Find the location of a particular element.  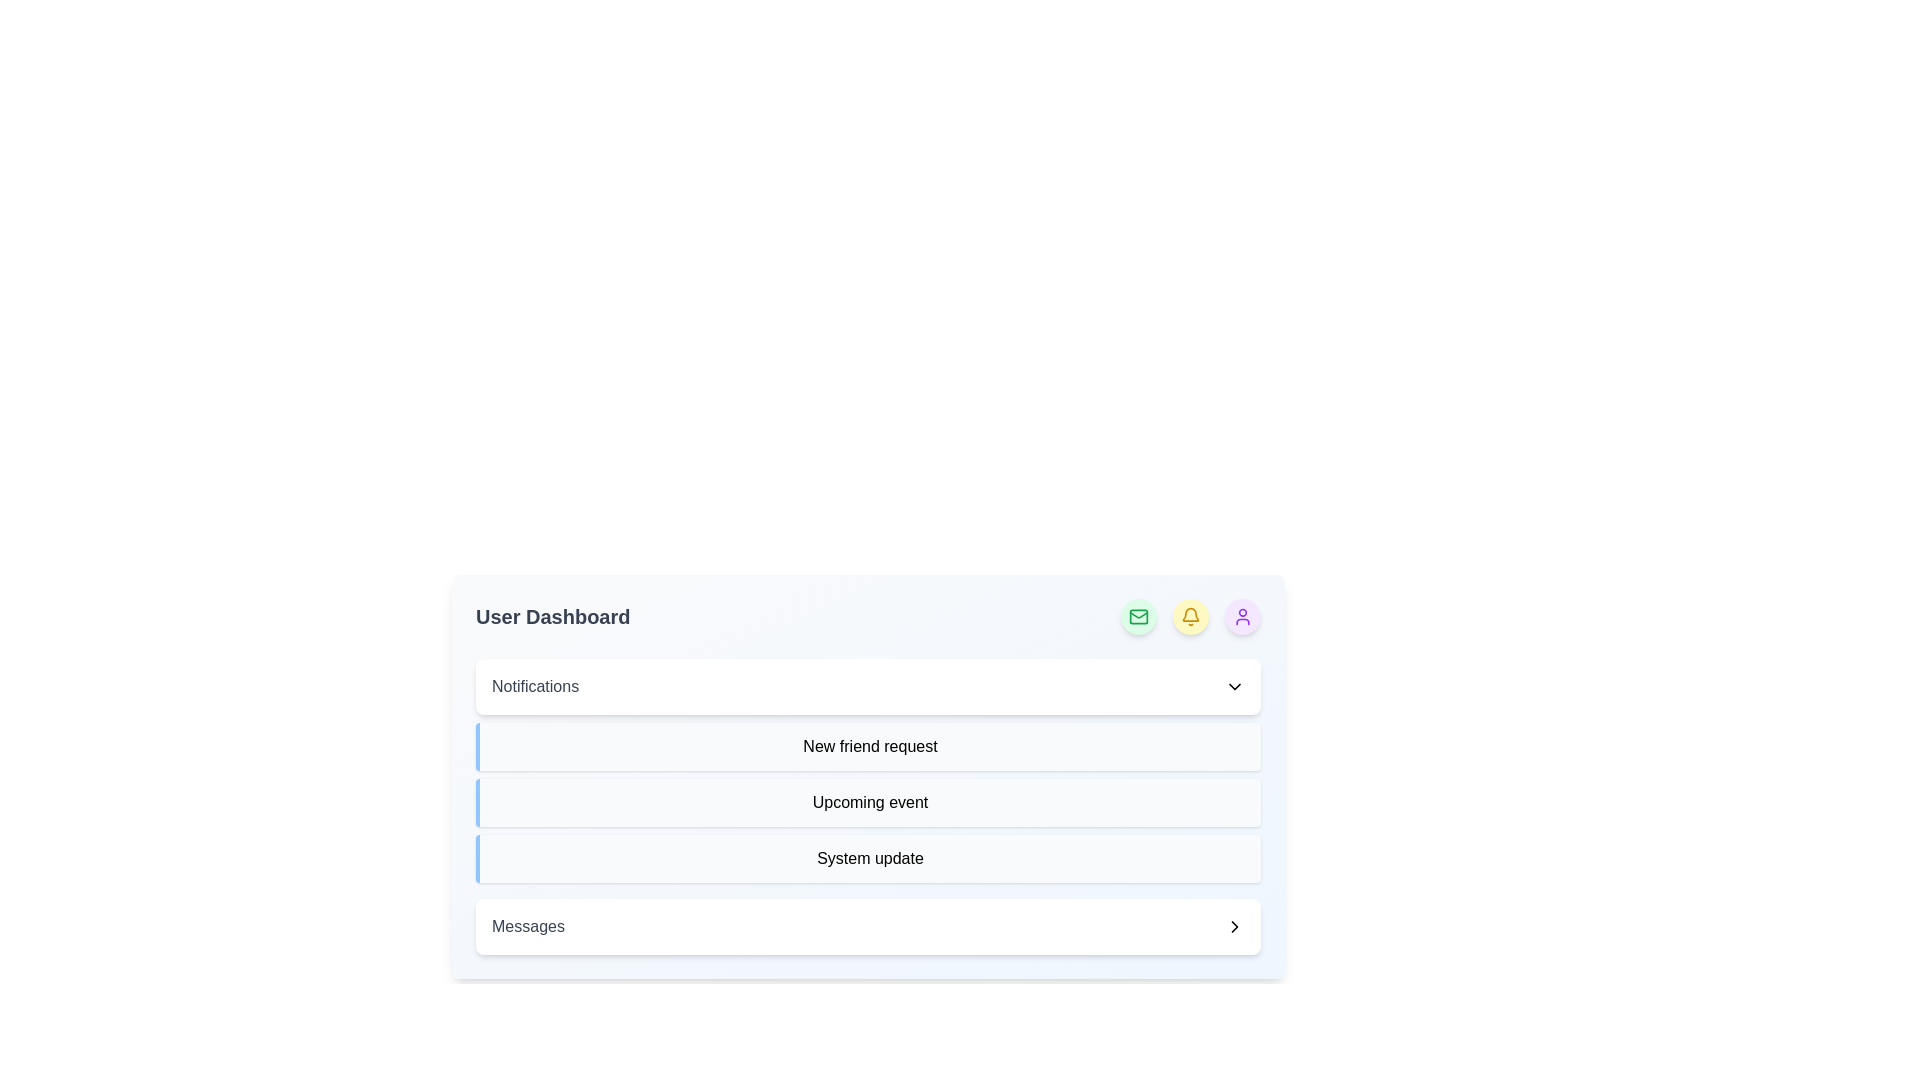

the Information box with a gray background and blue border that displays 'System update', located in the Notifications section is located at coordinates (868, 858).